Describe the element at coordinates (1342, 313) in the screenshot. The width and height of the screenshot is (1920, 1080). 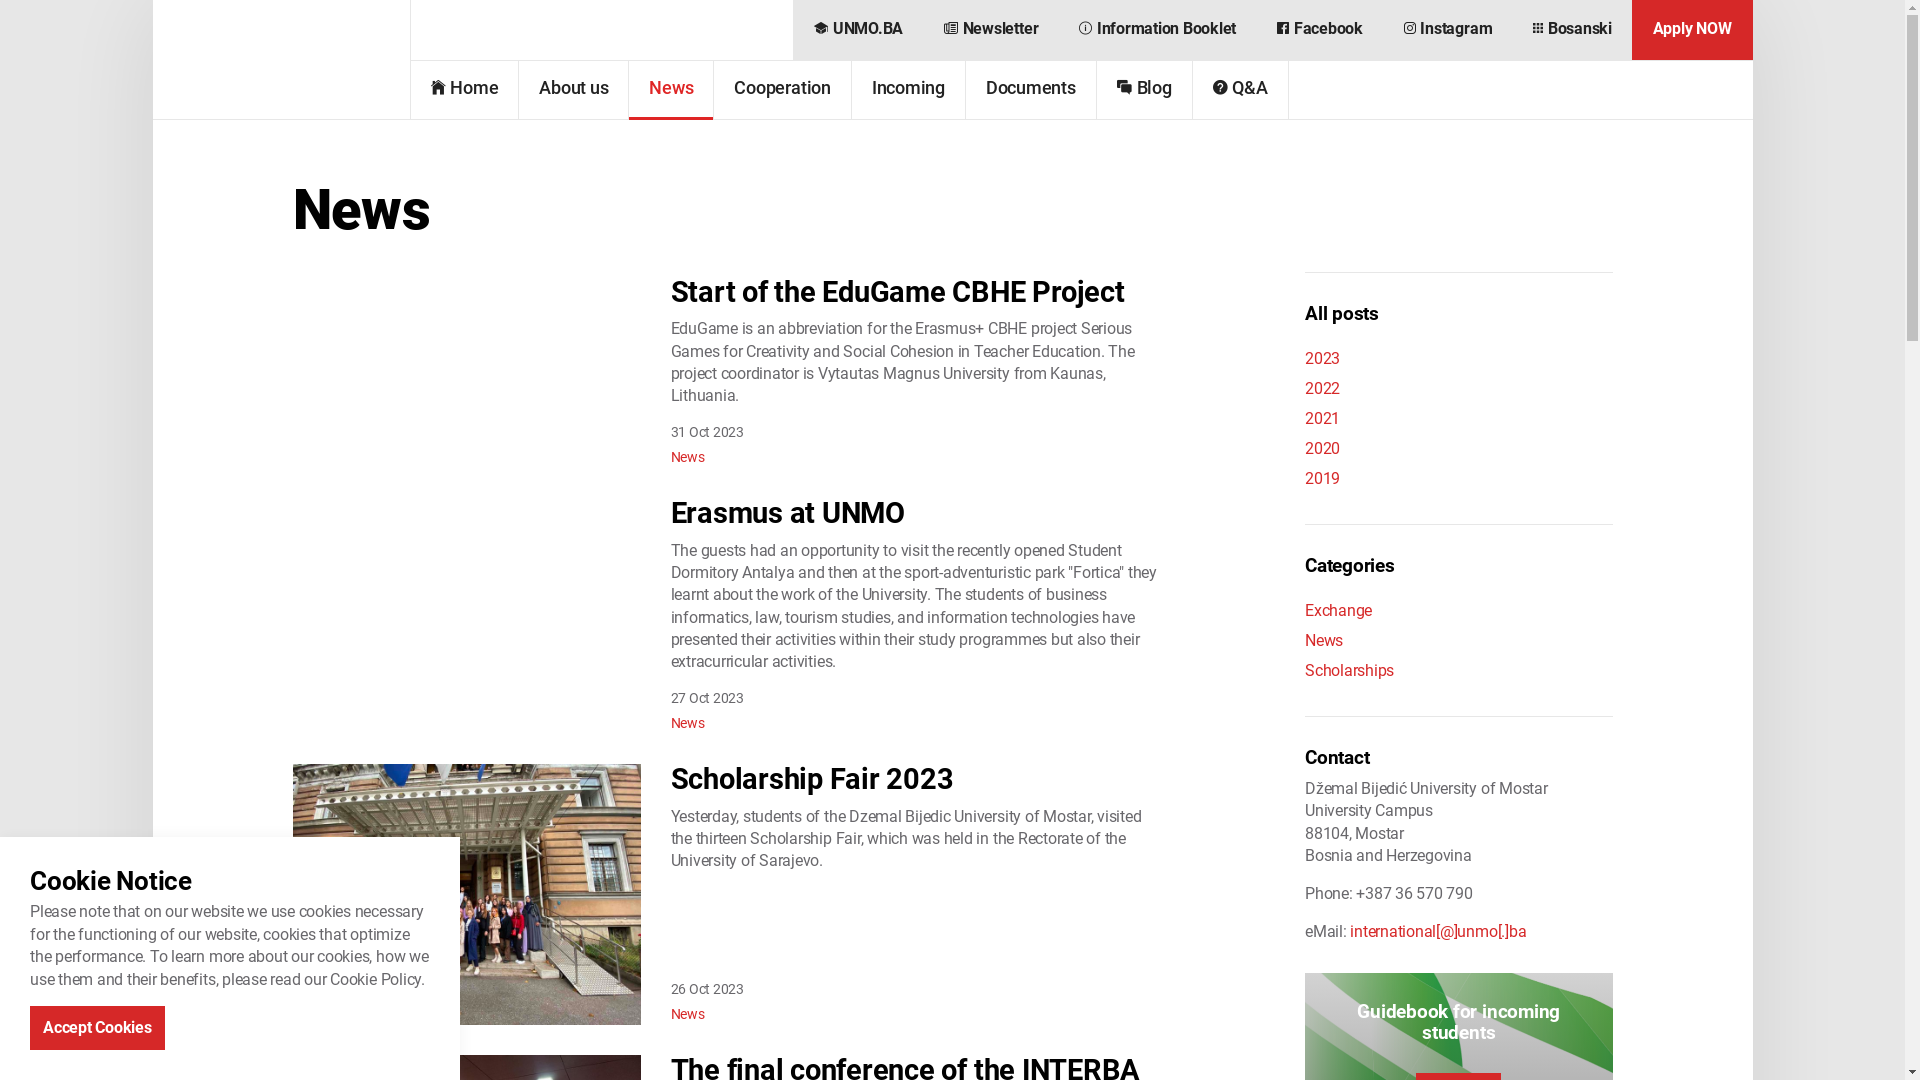
I see `'All posts'` at that location.